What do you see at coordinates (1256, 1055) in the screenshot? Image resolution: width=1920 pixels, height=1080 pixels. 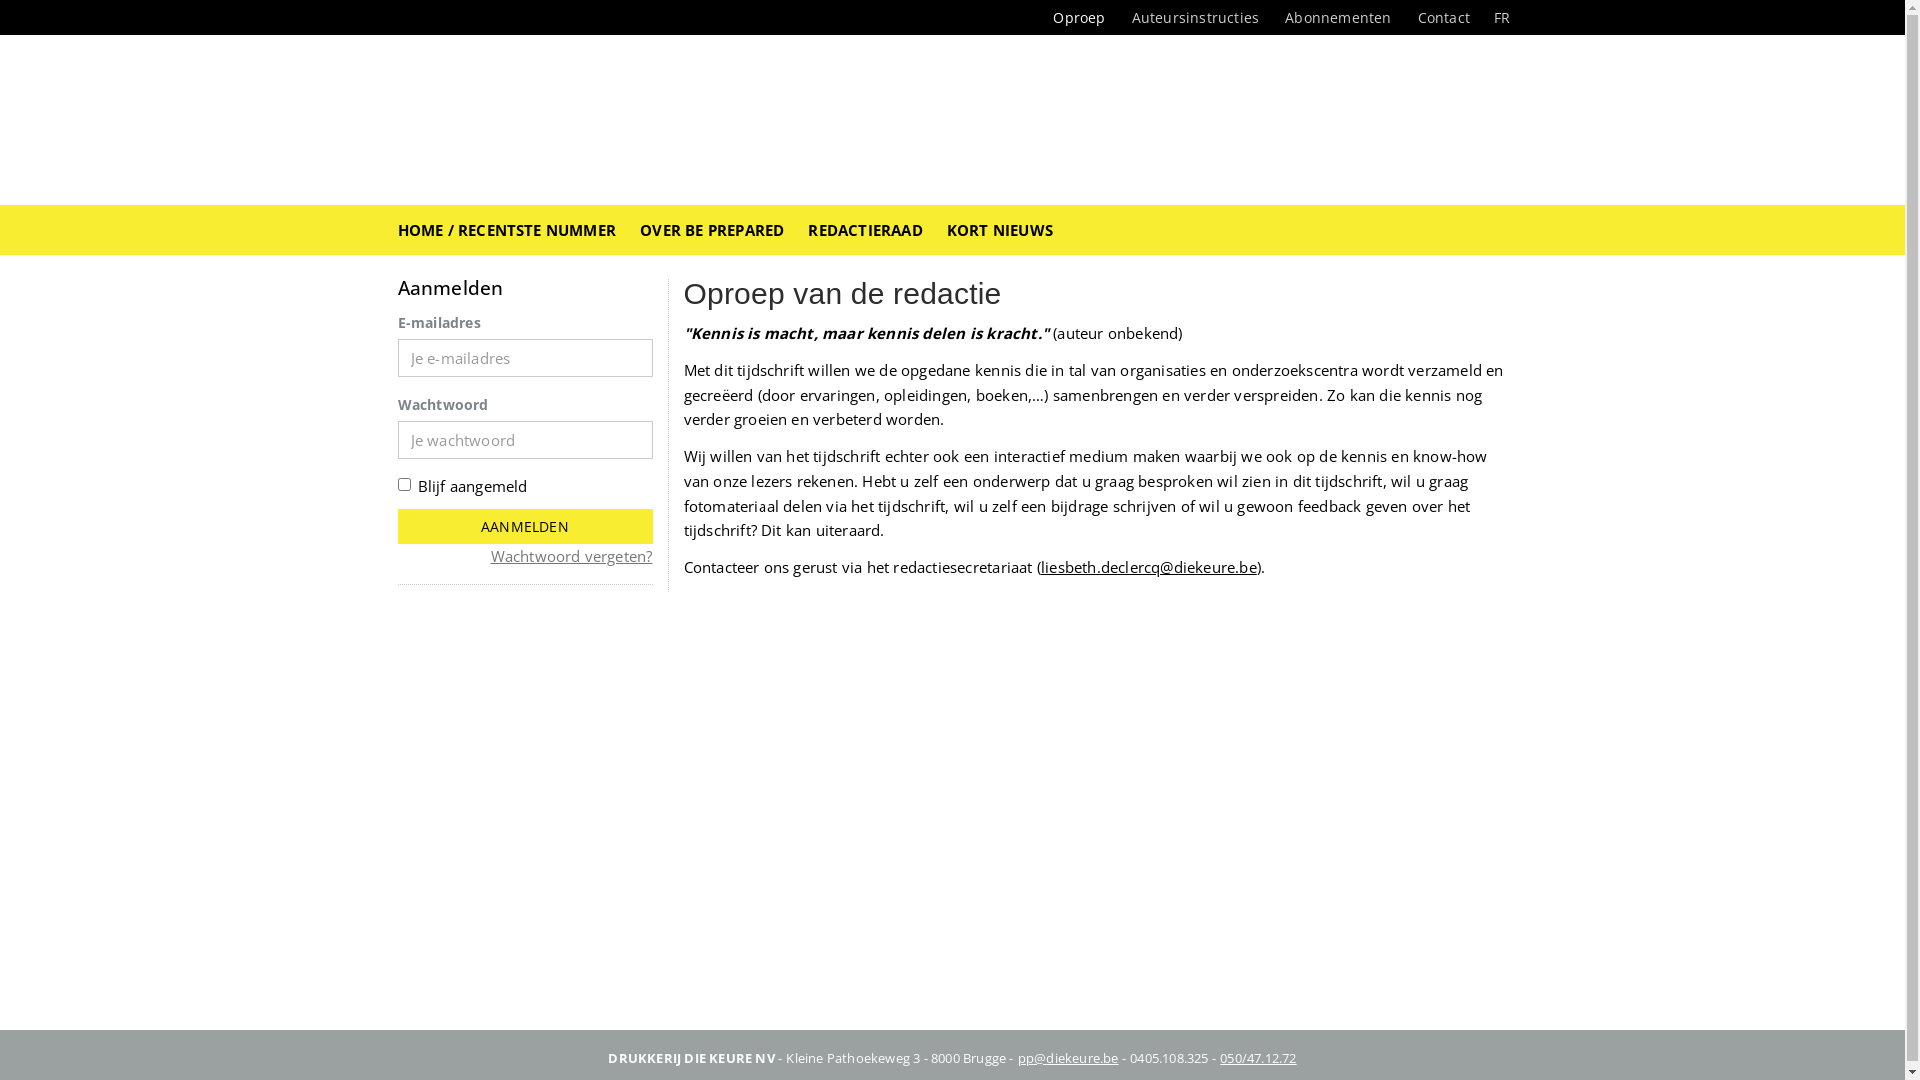 I see `'050/47.12.72'` at bounding box center [1256, 1055].